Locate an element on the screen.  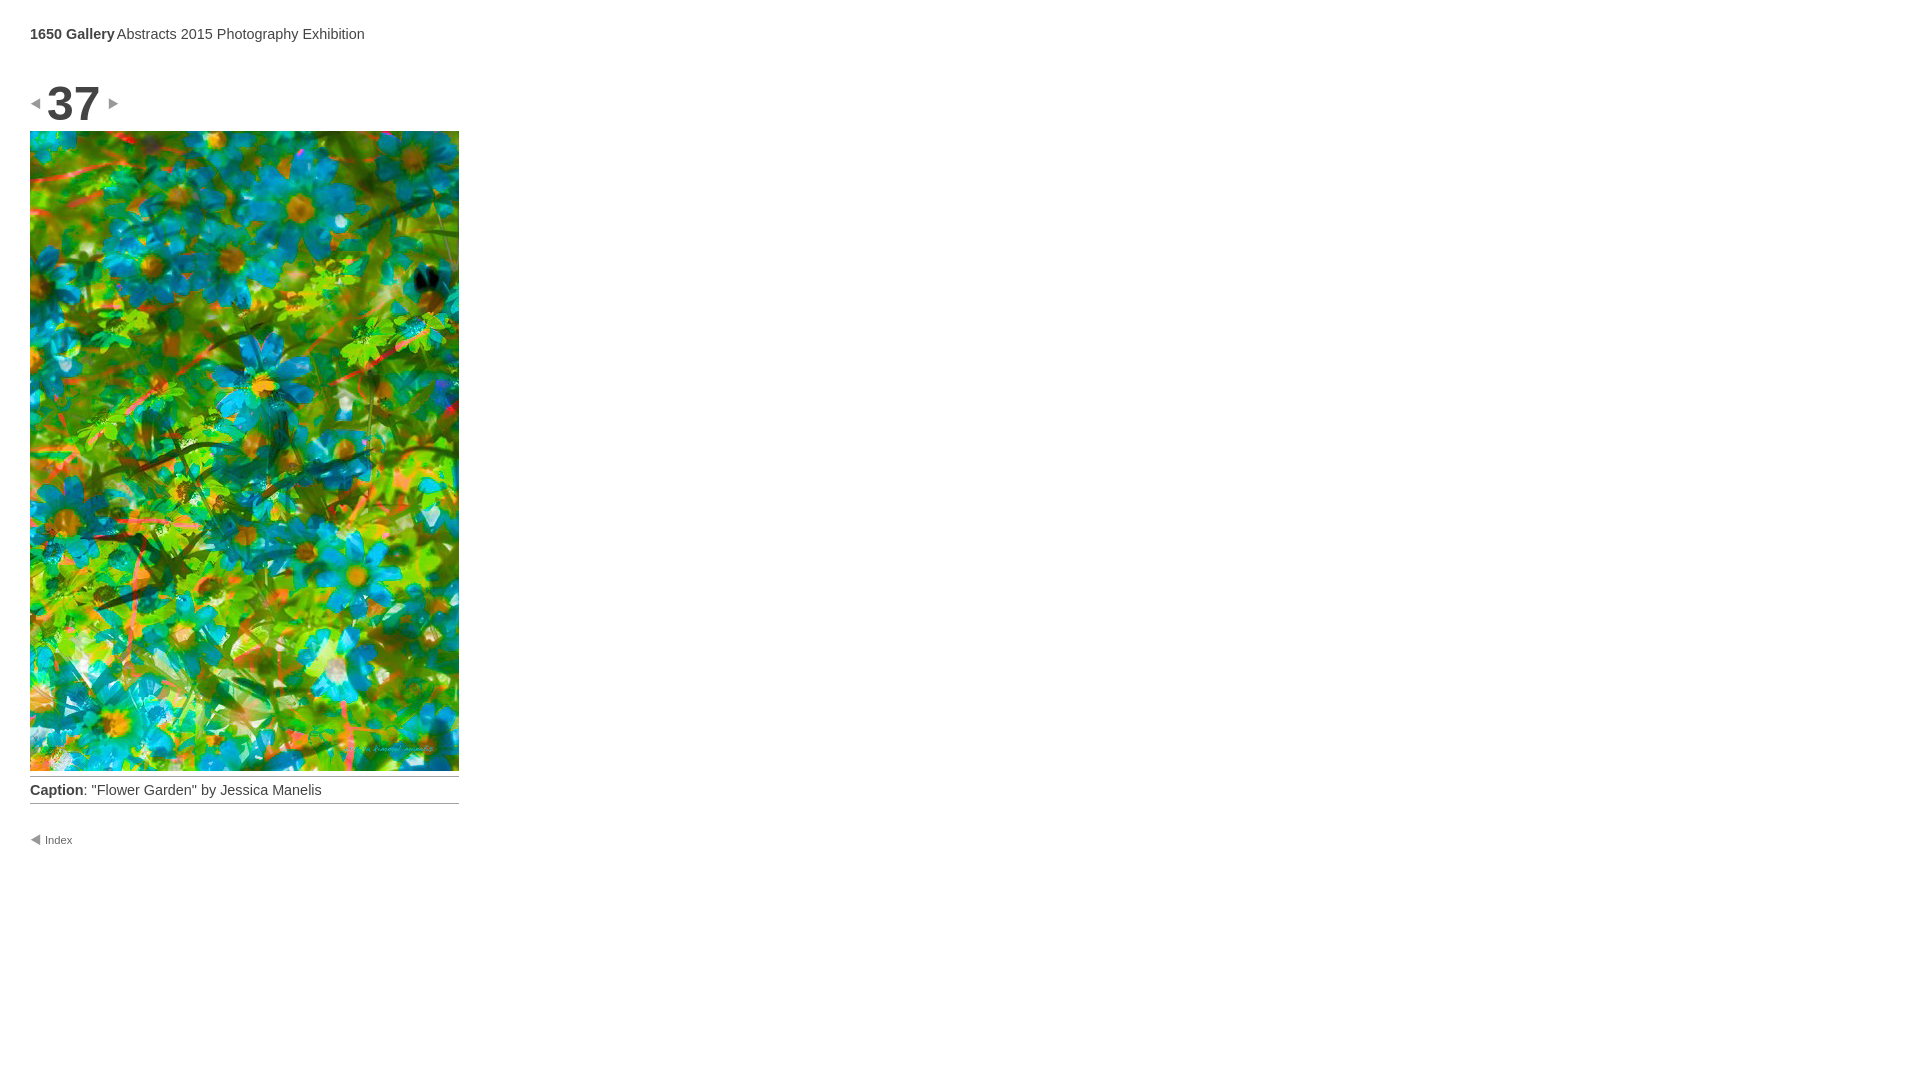
'   ' is located at coordinates (49, 103).